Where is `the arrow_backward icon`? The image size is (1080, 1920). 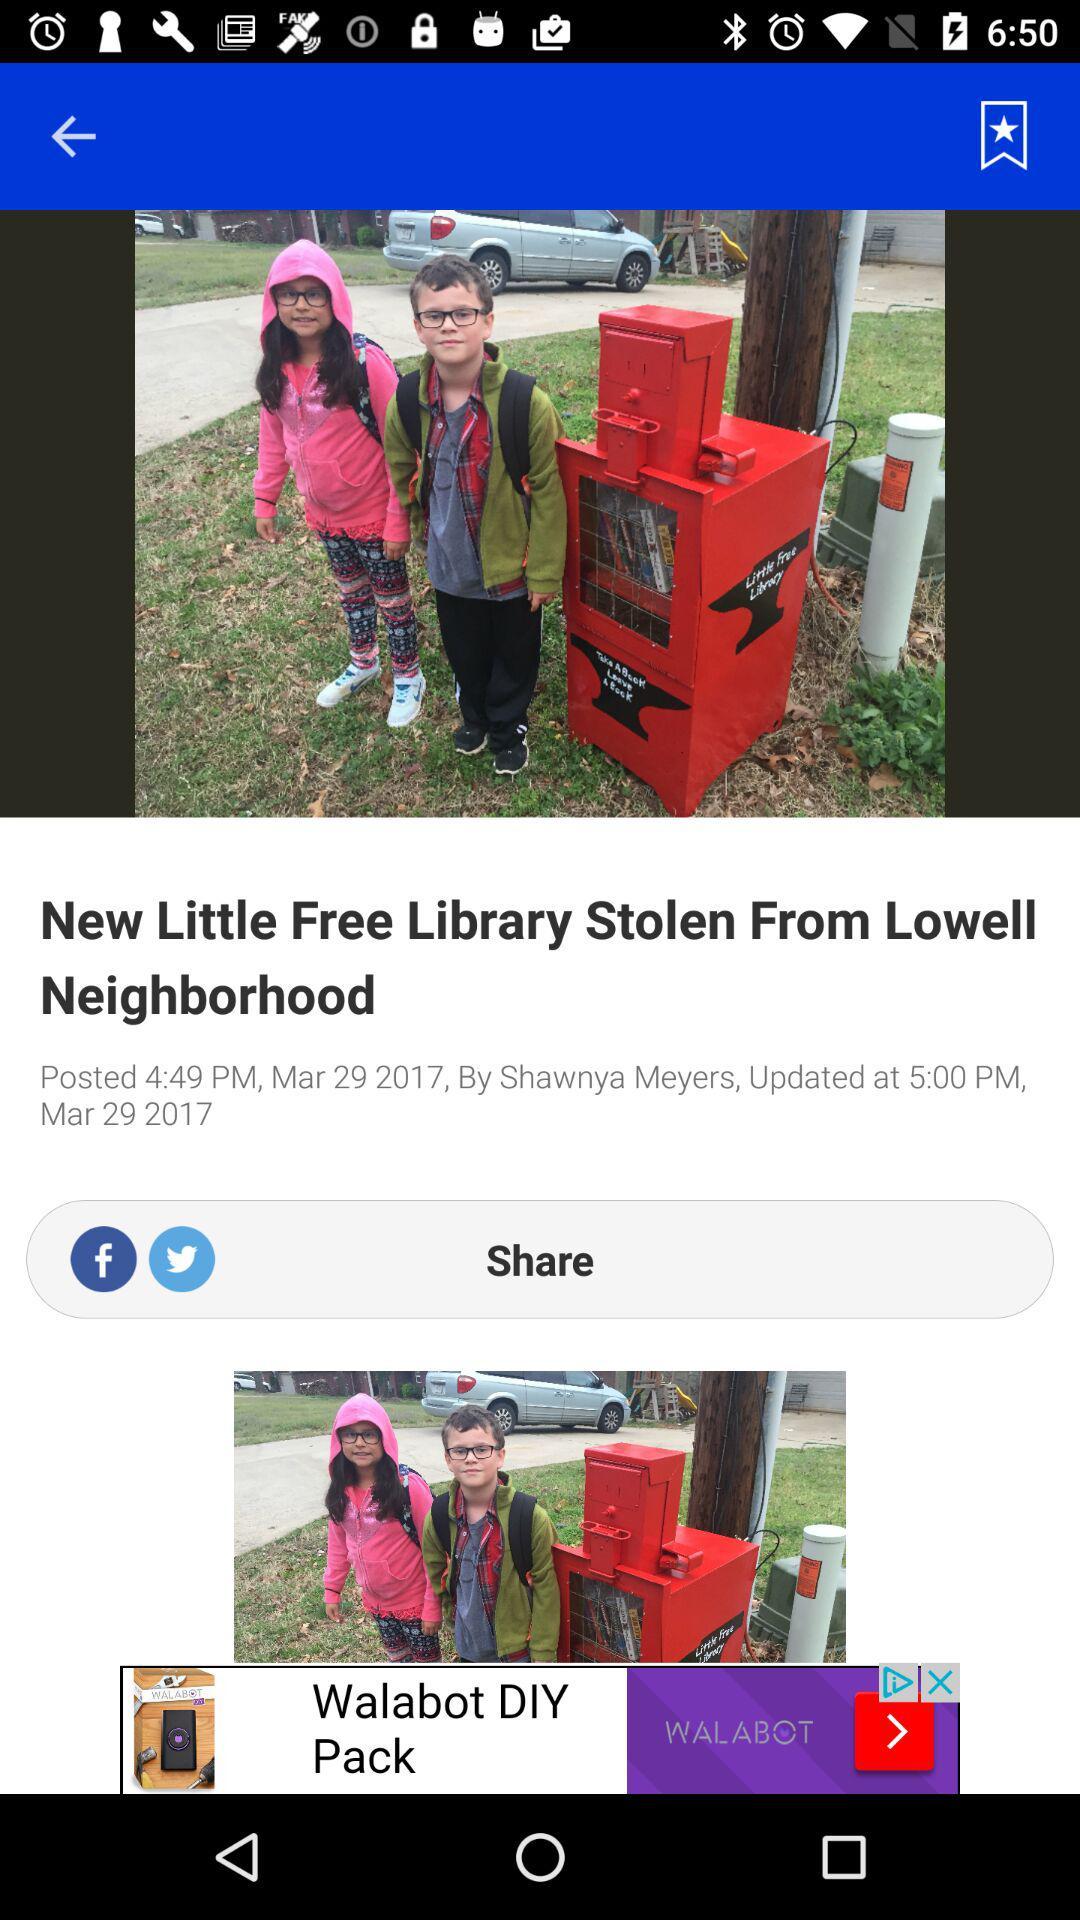 the arrow_backward icon is located at coordinates (72, 135).